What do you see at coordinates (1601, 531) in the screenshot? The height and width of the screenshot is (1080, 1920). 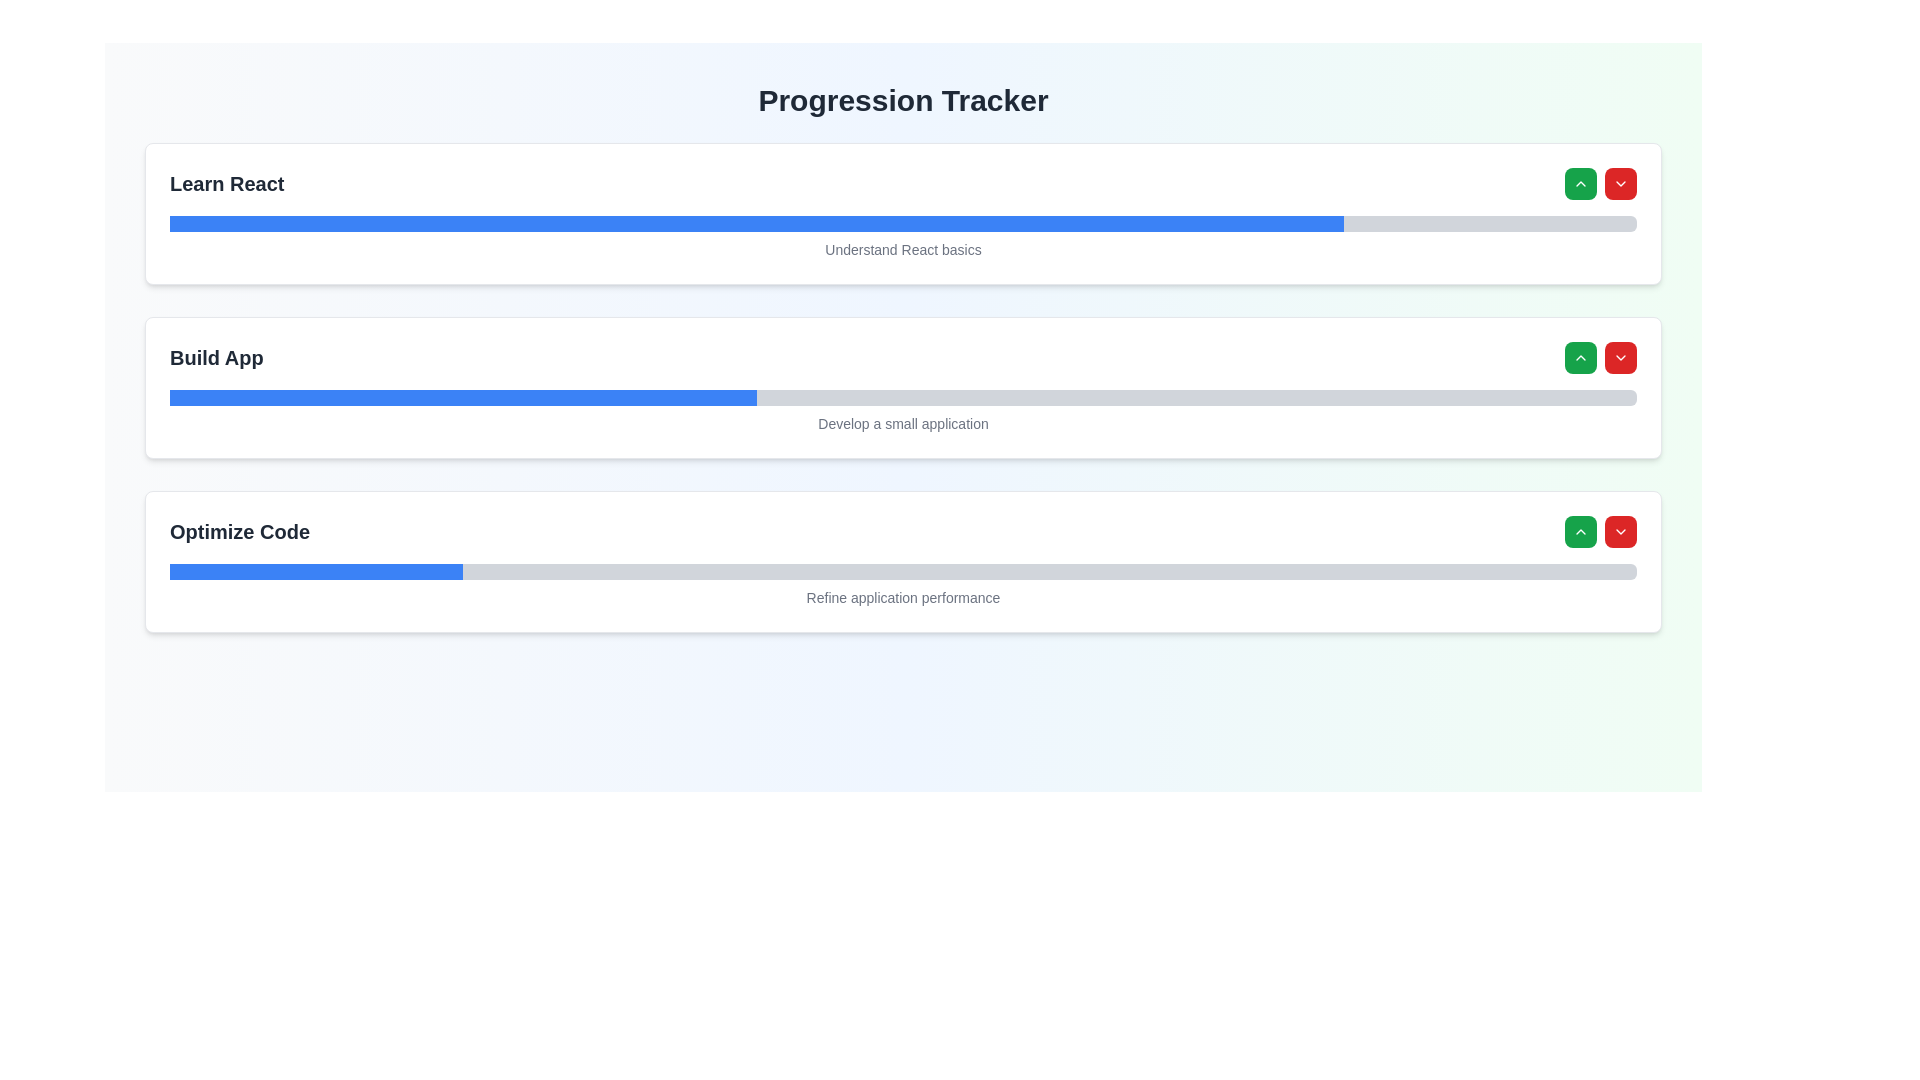 I see `the downward adjustment button located to the far right of the 'Optimize Code' section, adjacent to the green upward arrow button` at bounding box center [1601, 531].